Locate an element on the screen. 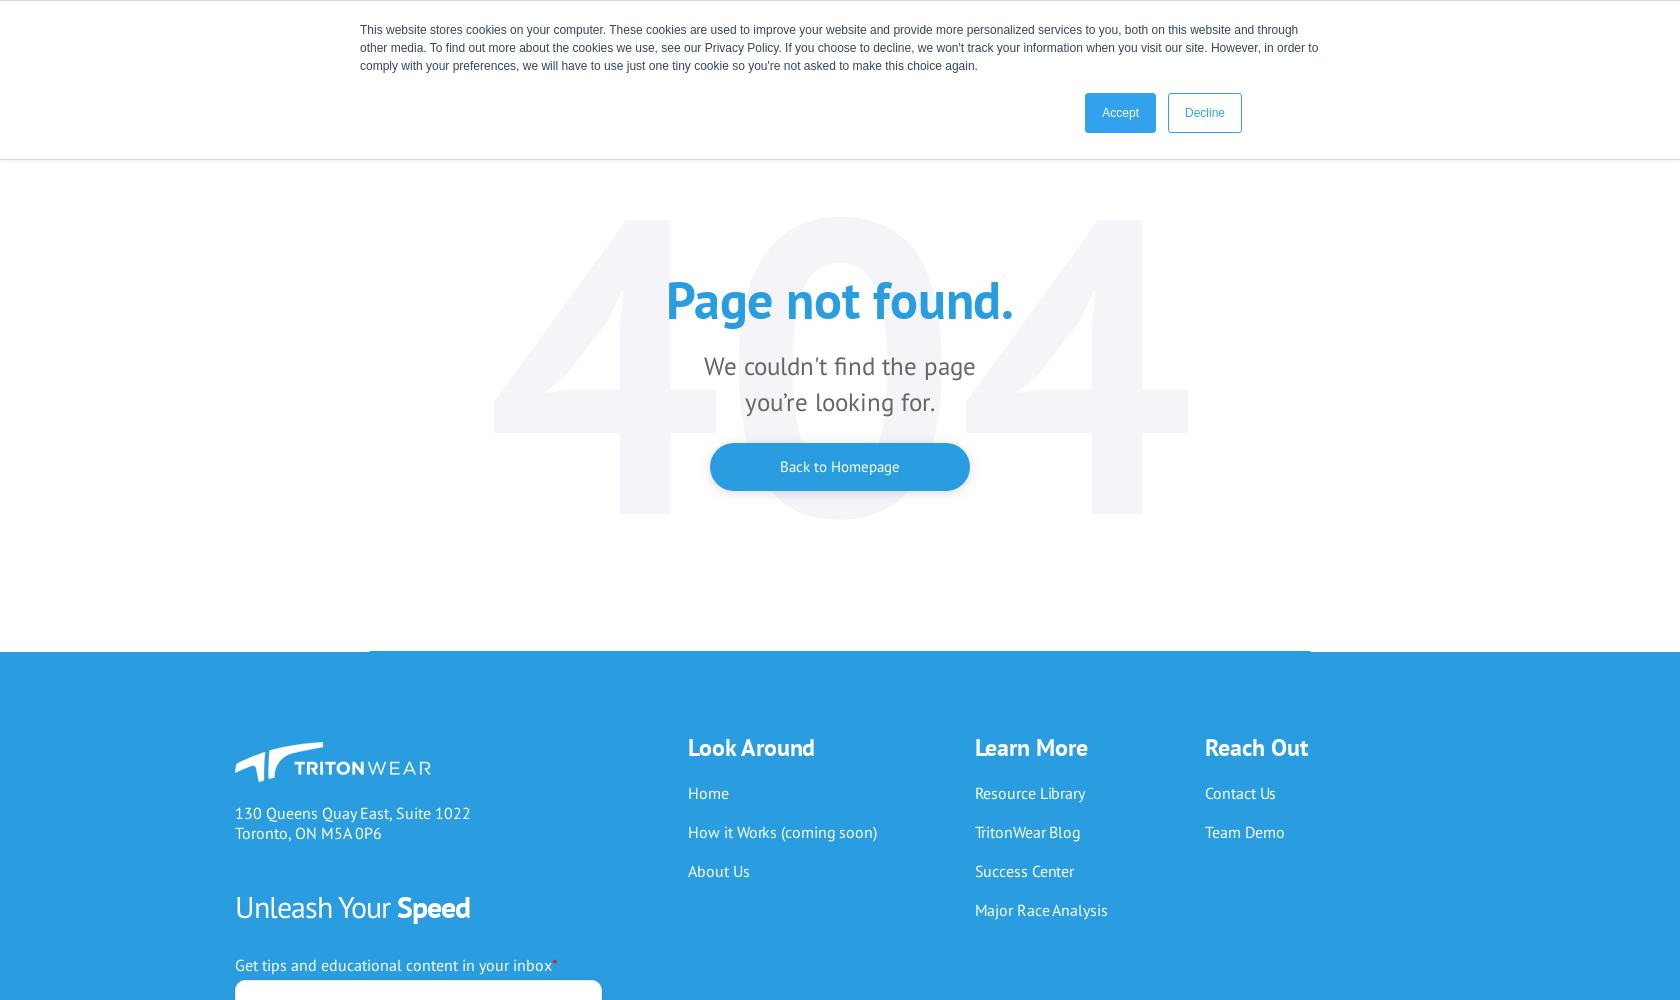  'FAQ' is located at coordinates (1009, 369).